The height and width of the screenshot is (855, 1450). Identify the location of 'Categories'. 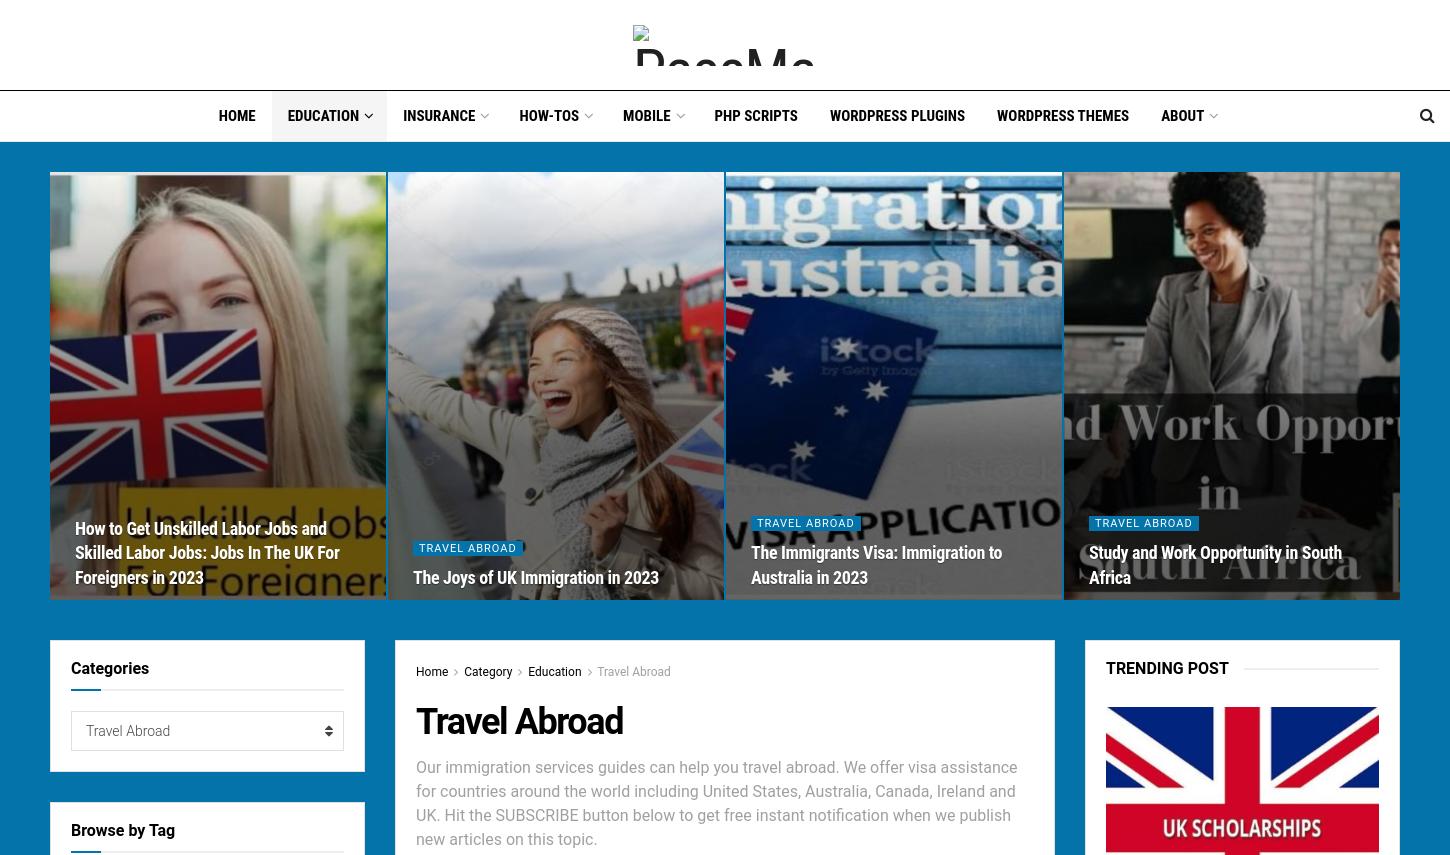
(71, 668).